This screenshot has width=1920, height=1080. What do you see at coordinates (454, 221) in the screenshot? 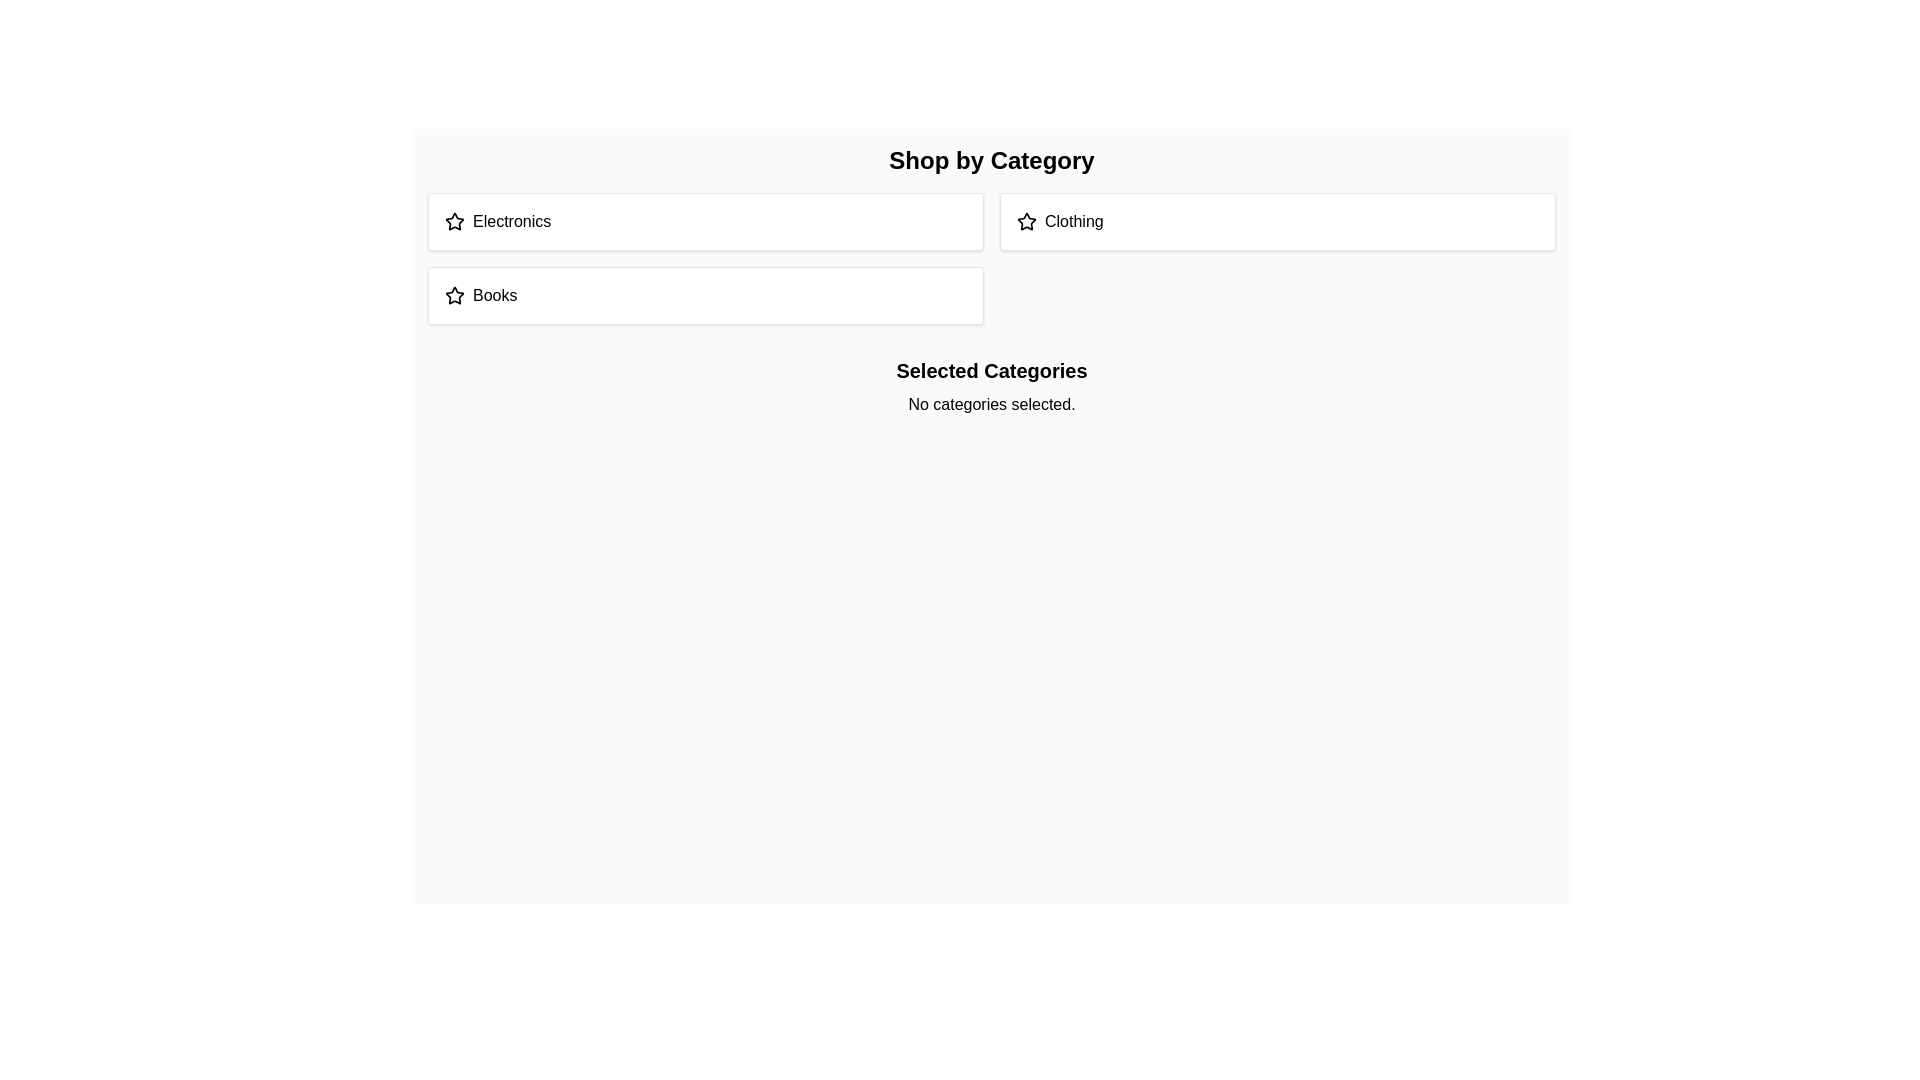
I see `the icon located to the left of the text 'Electronics' in the vertically stacked list` at bounding box center [454, 221].